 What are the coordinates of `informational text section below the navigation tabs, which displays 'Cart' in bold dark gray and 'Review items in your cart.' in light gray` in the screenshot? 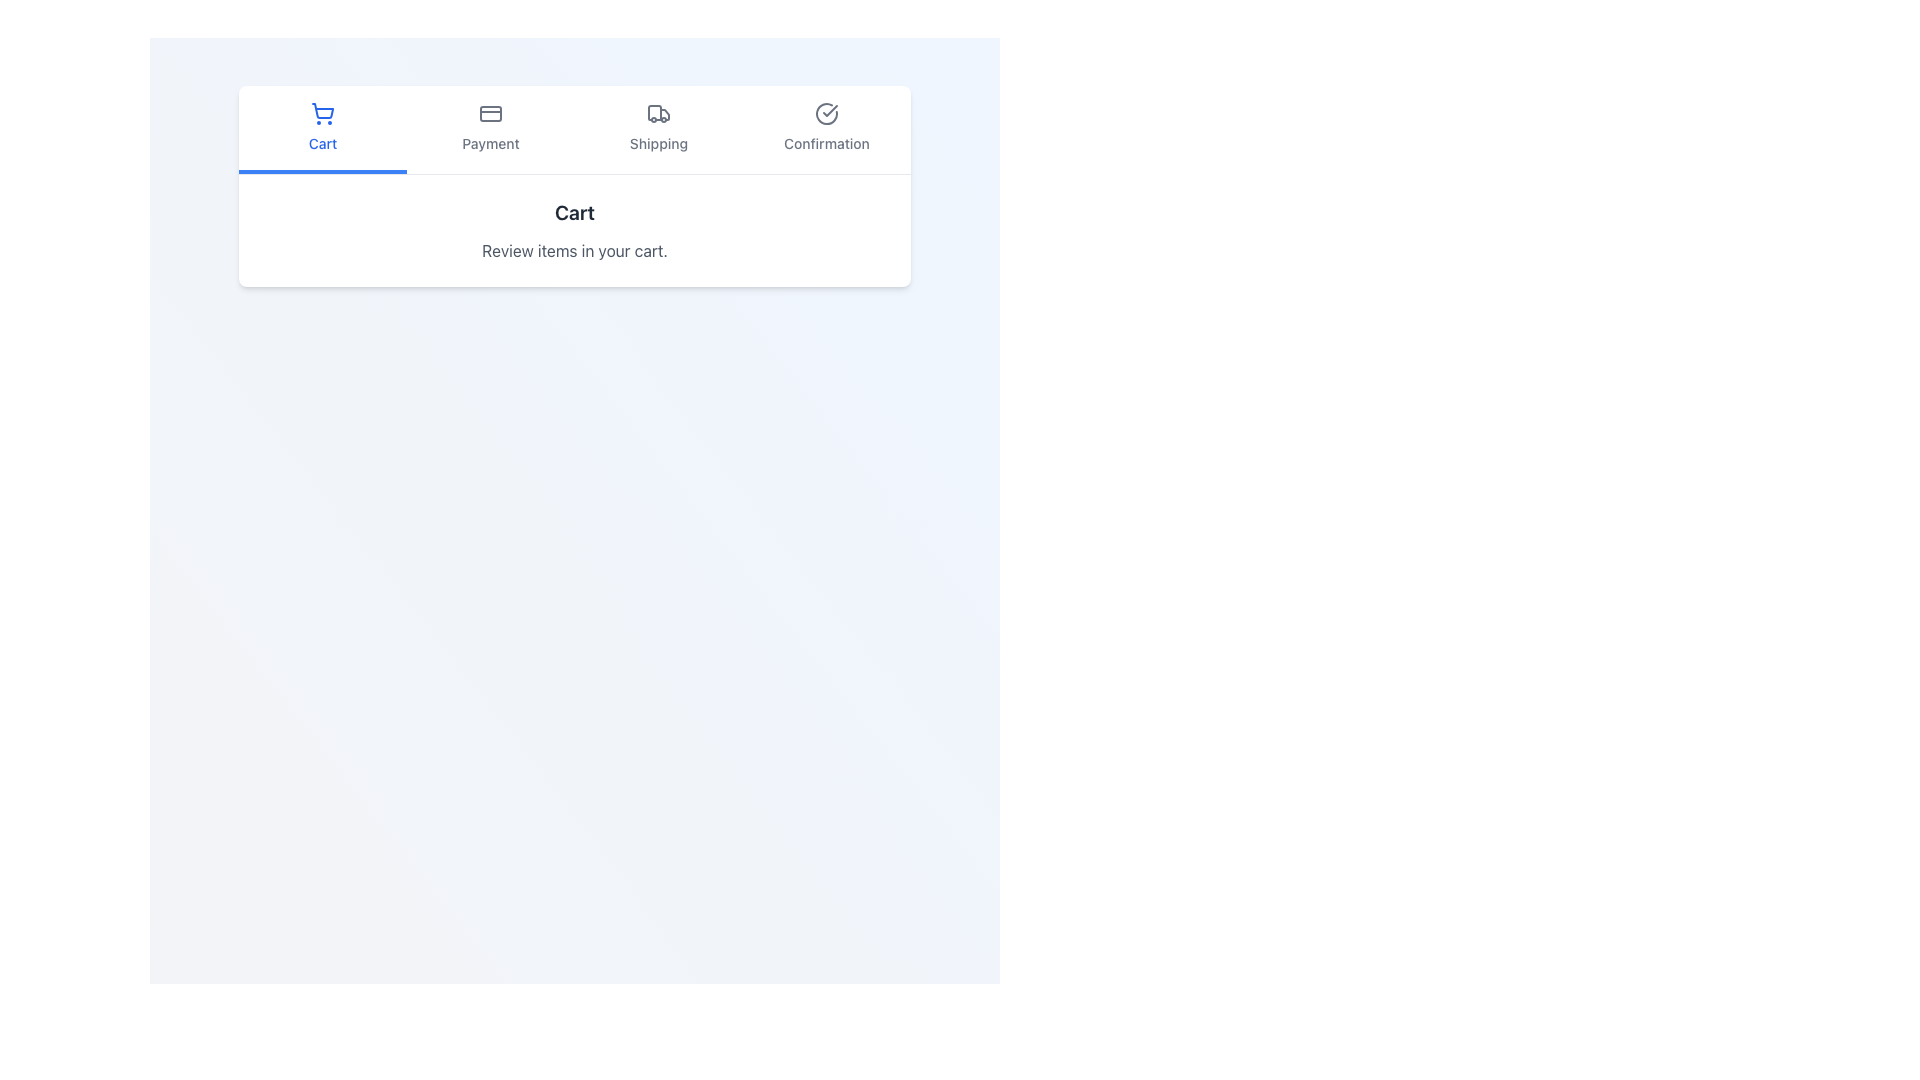 It's located at (574, 230).